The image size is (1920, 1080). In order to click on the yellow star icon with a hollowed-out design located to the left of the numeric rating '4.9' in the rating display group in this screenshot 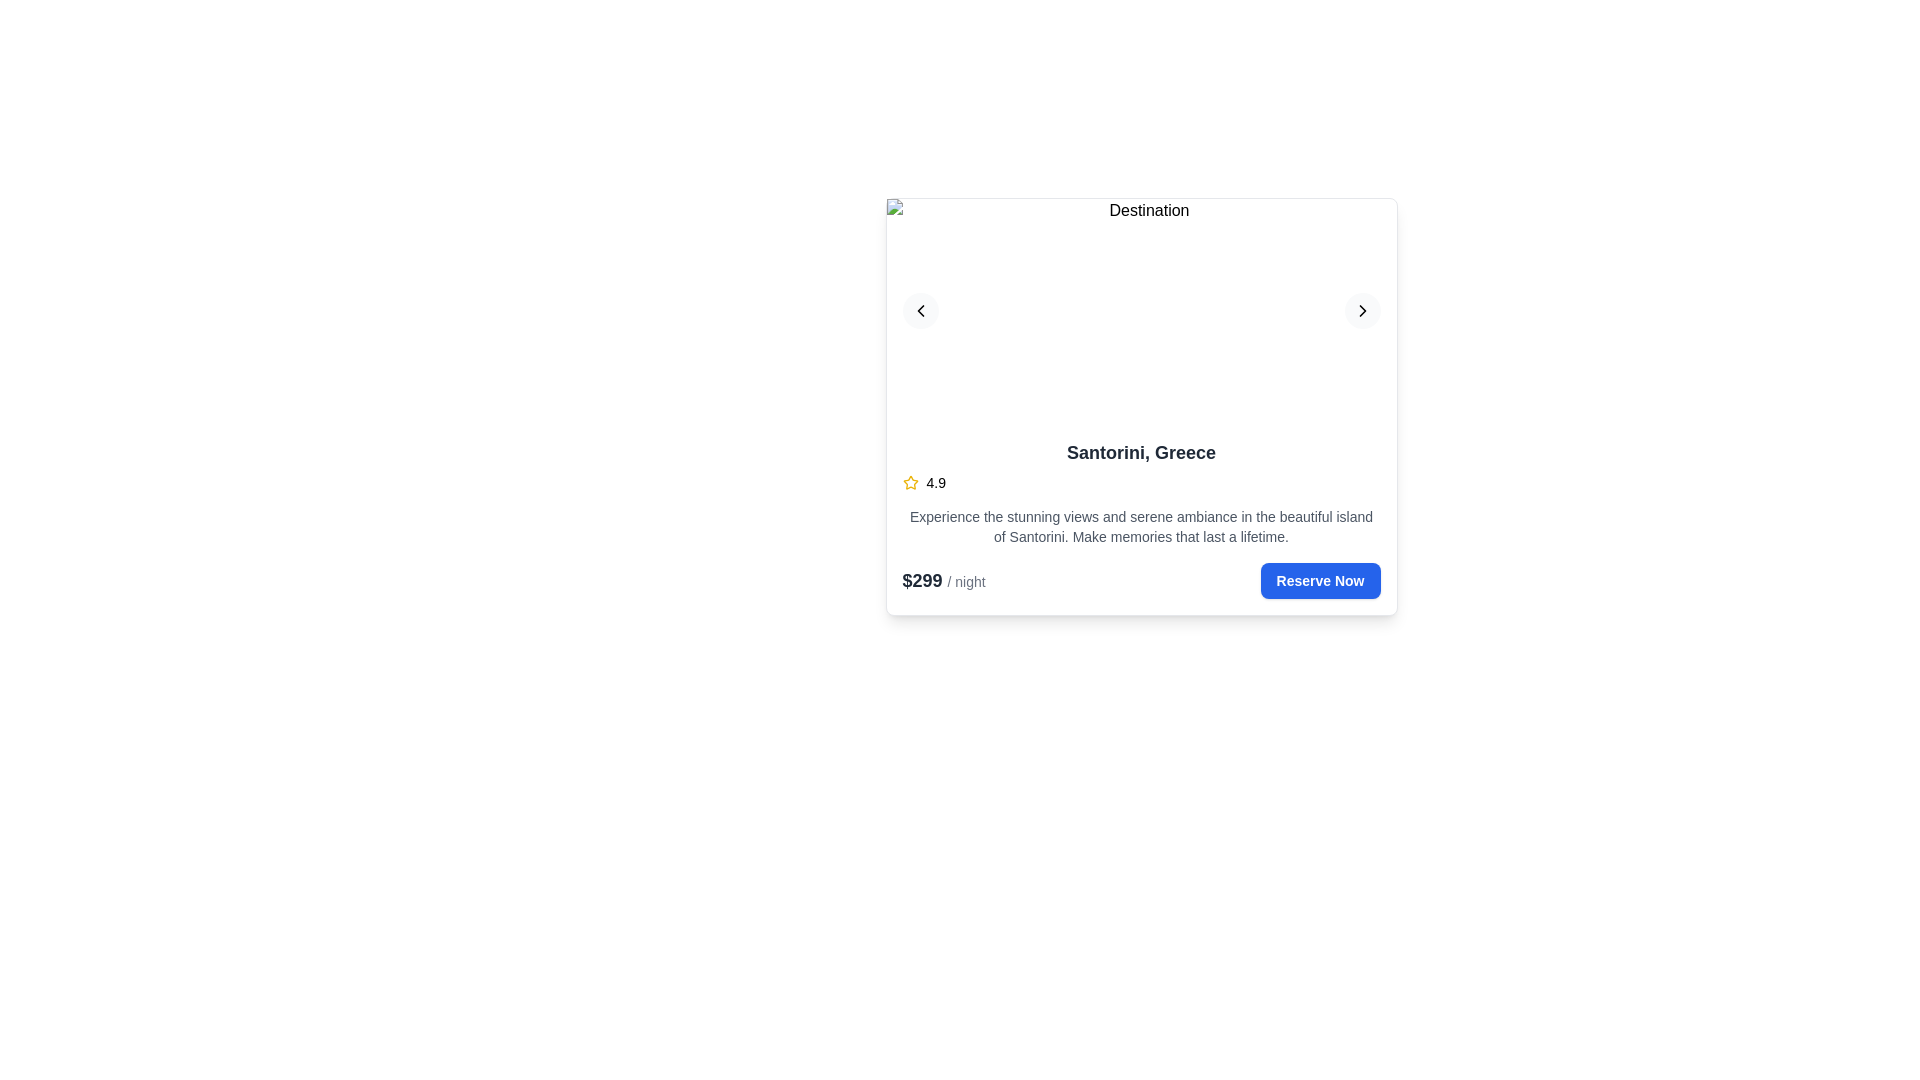, I will do `click(909, 482)`.